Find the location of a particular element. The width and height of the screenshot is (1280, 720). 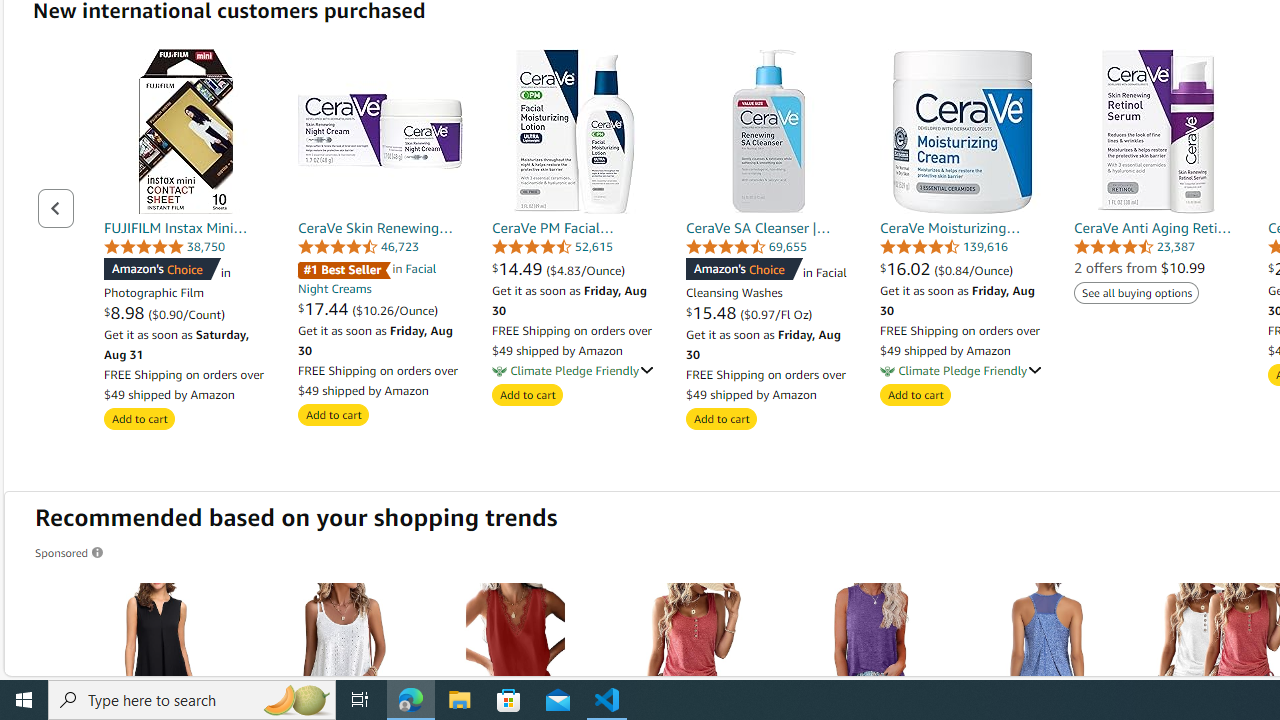

'FUJIFILM Instax Mini Contact Sheet Film - 10 Exposures' is located at coordinates (186, 131).